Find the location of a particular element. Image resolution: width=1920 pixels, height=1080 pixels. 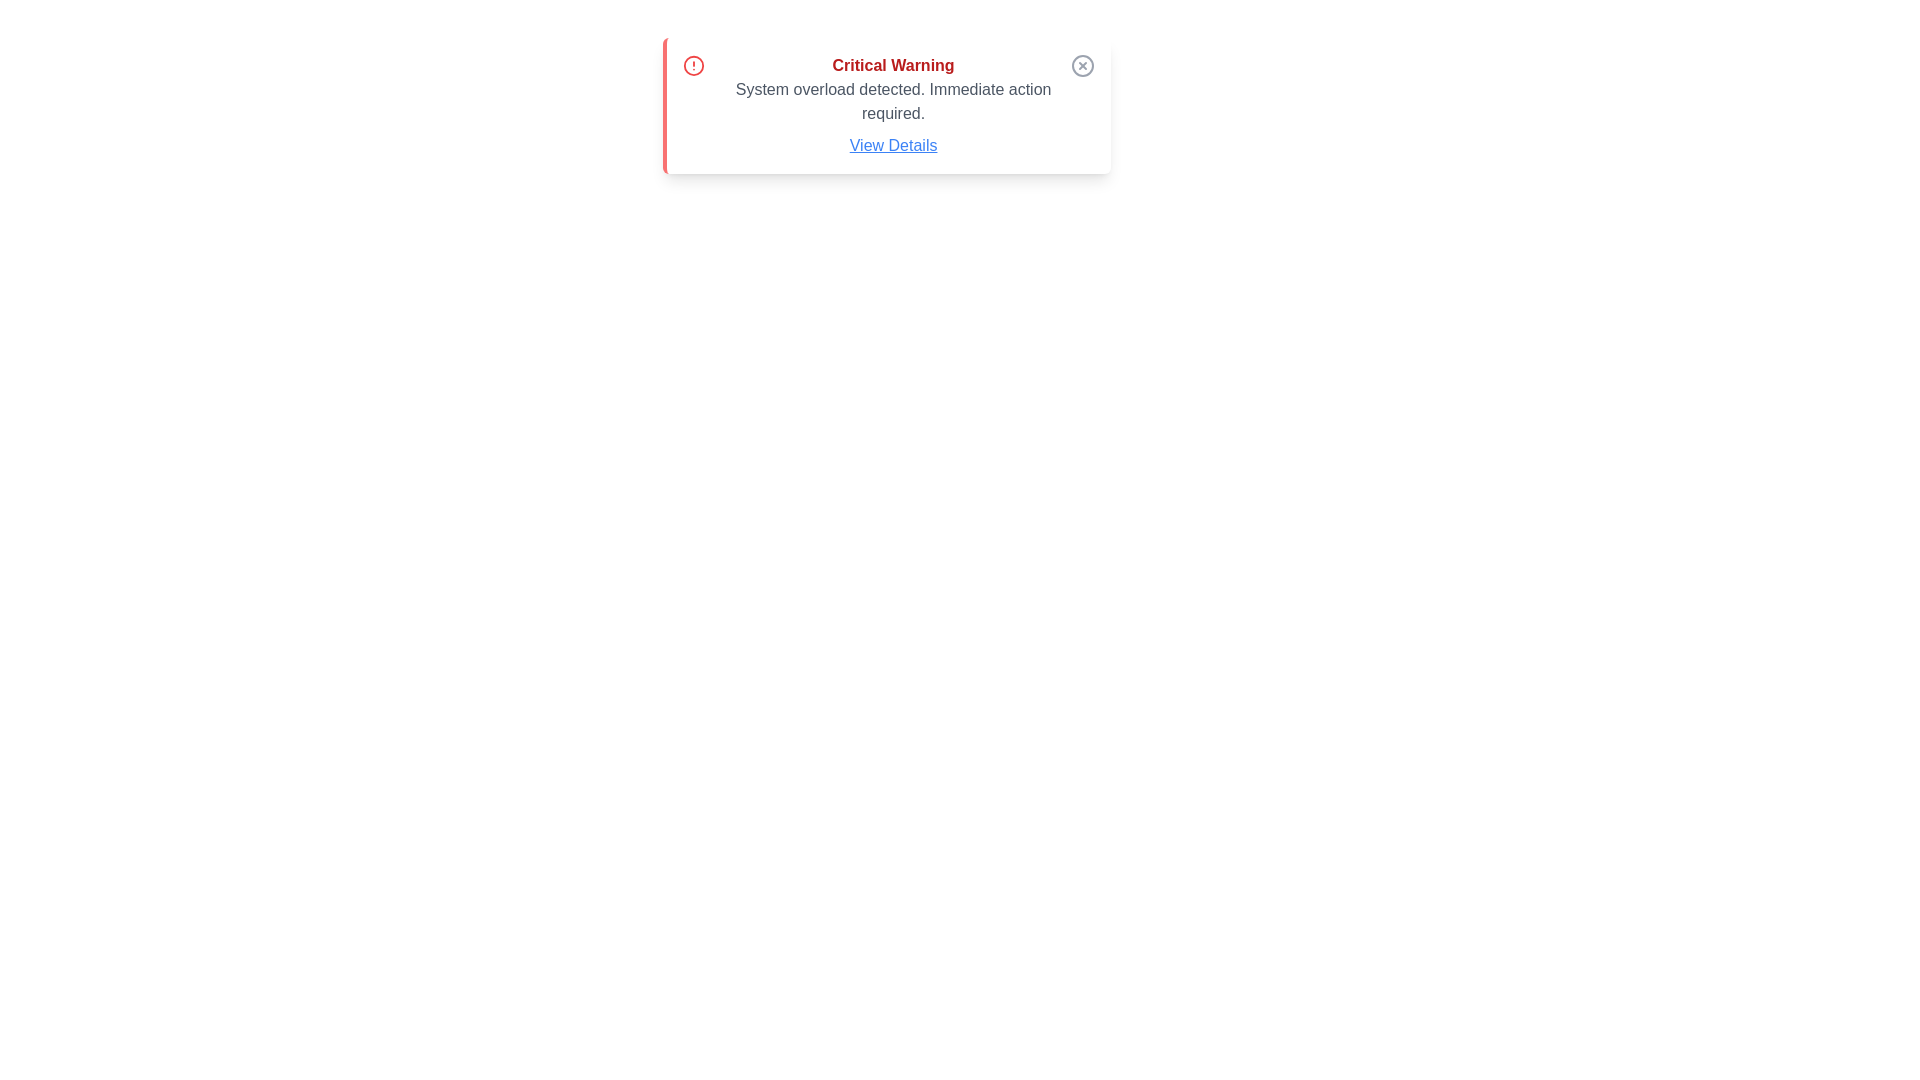

the 'View Details' hyperlink, which is styled in blue with an underline and is located at the bottom of the warning message box is located at coordinates (892, 145).